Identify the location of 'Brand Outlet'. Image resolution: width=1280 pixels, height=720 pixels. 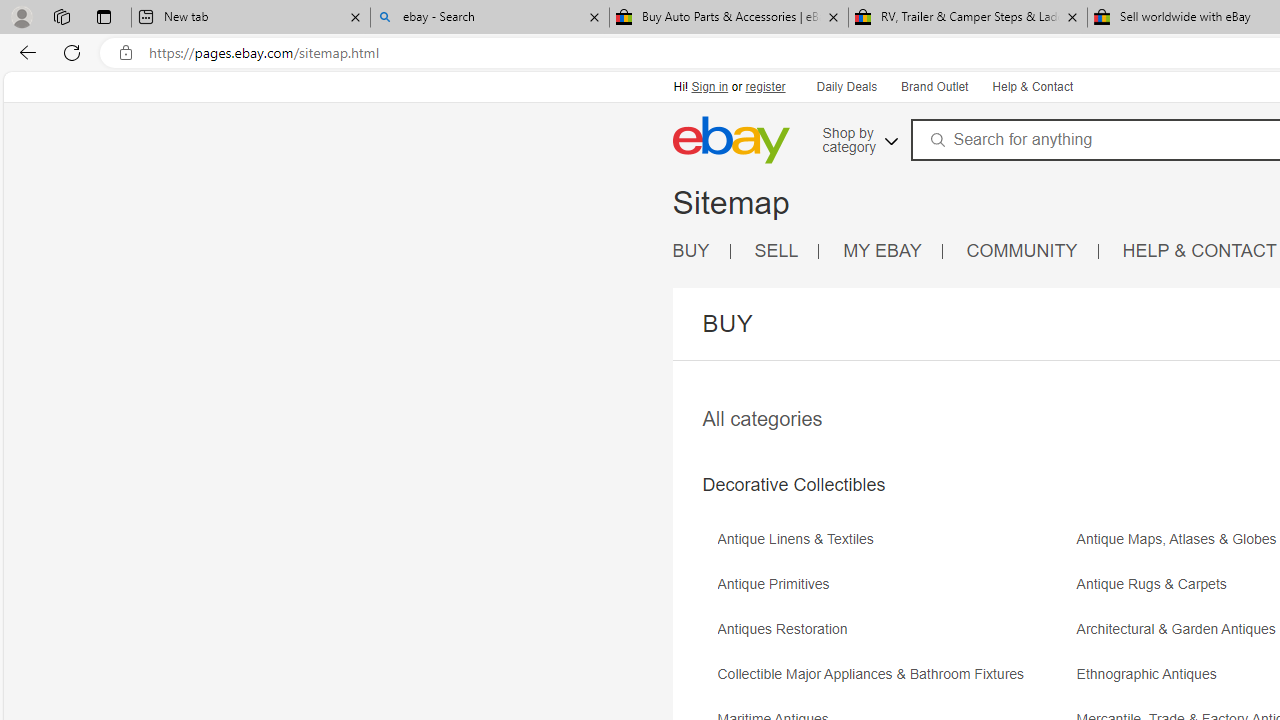
(934, 87).